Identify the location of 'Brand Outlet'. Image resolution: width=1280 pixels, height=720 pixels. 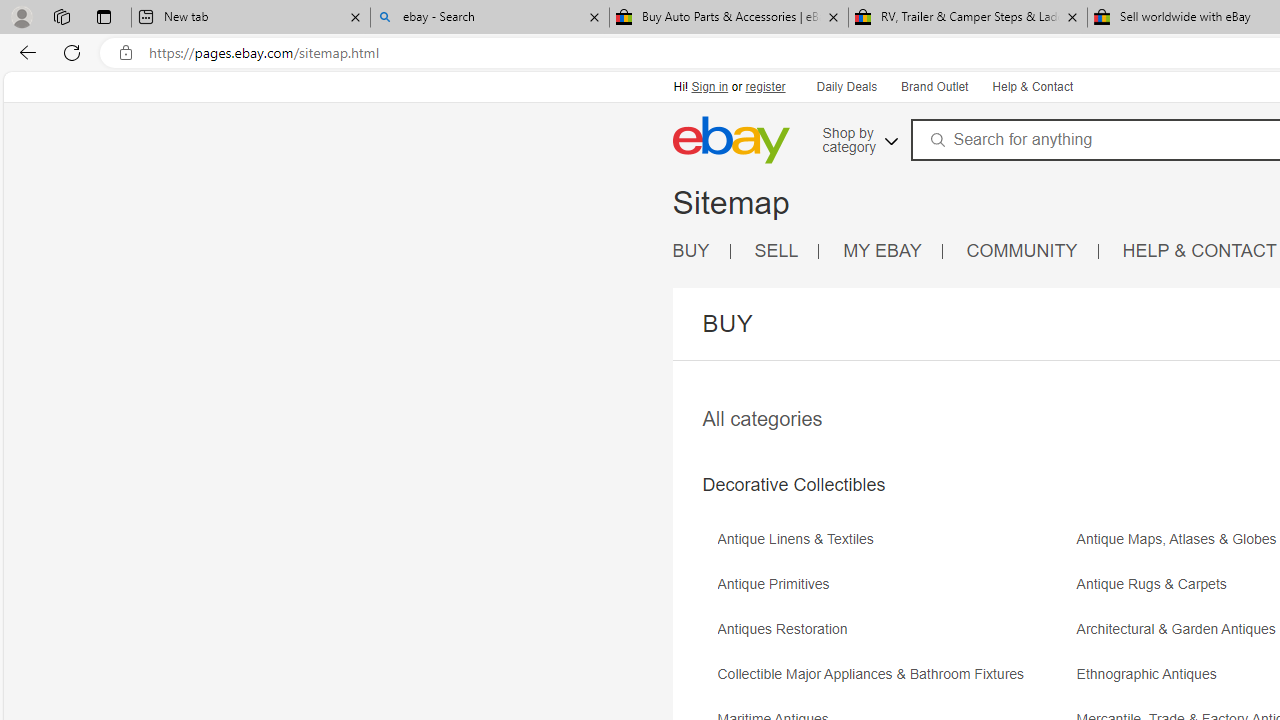
(934, 87).